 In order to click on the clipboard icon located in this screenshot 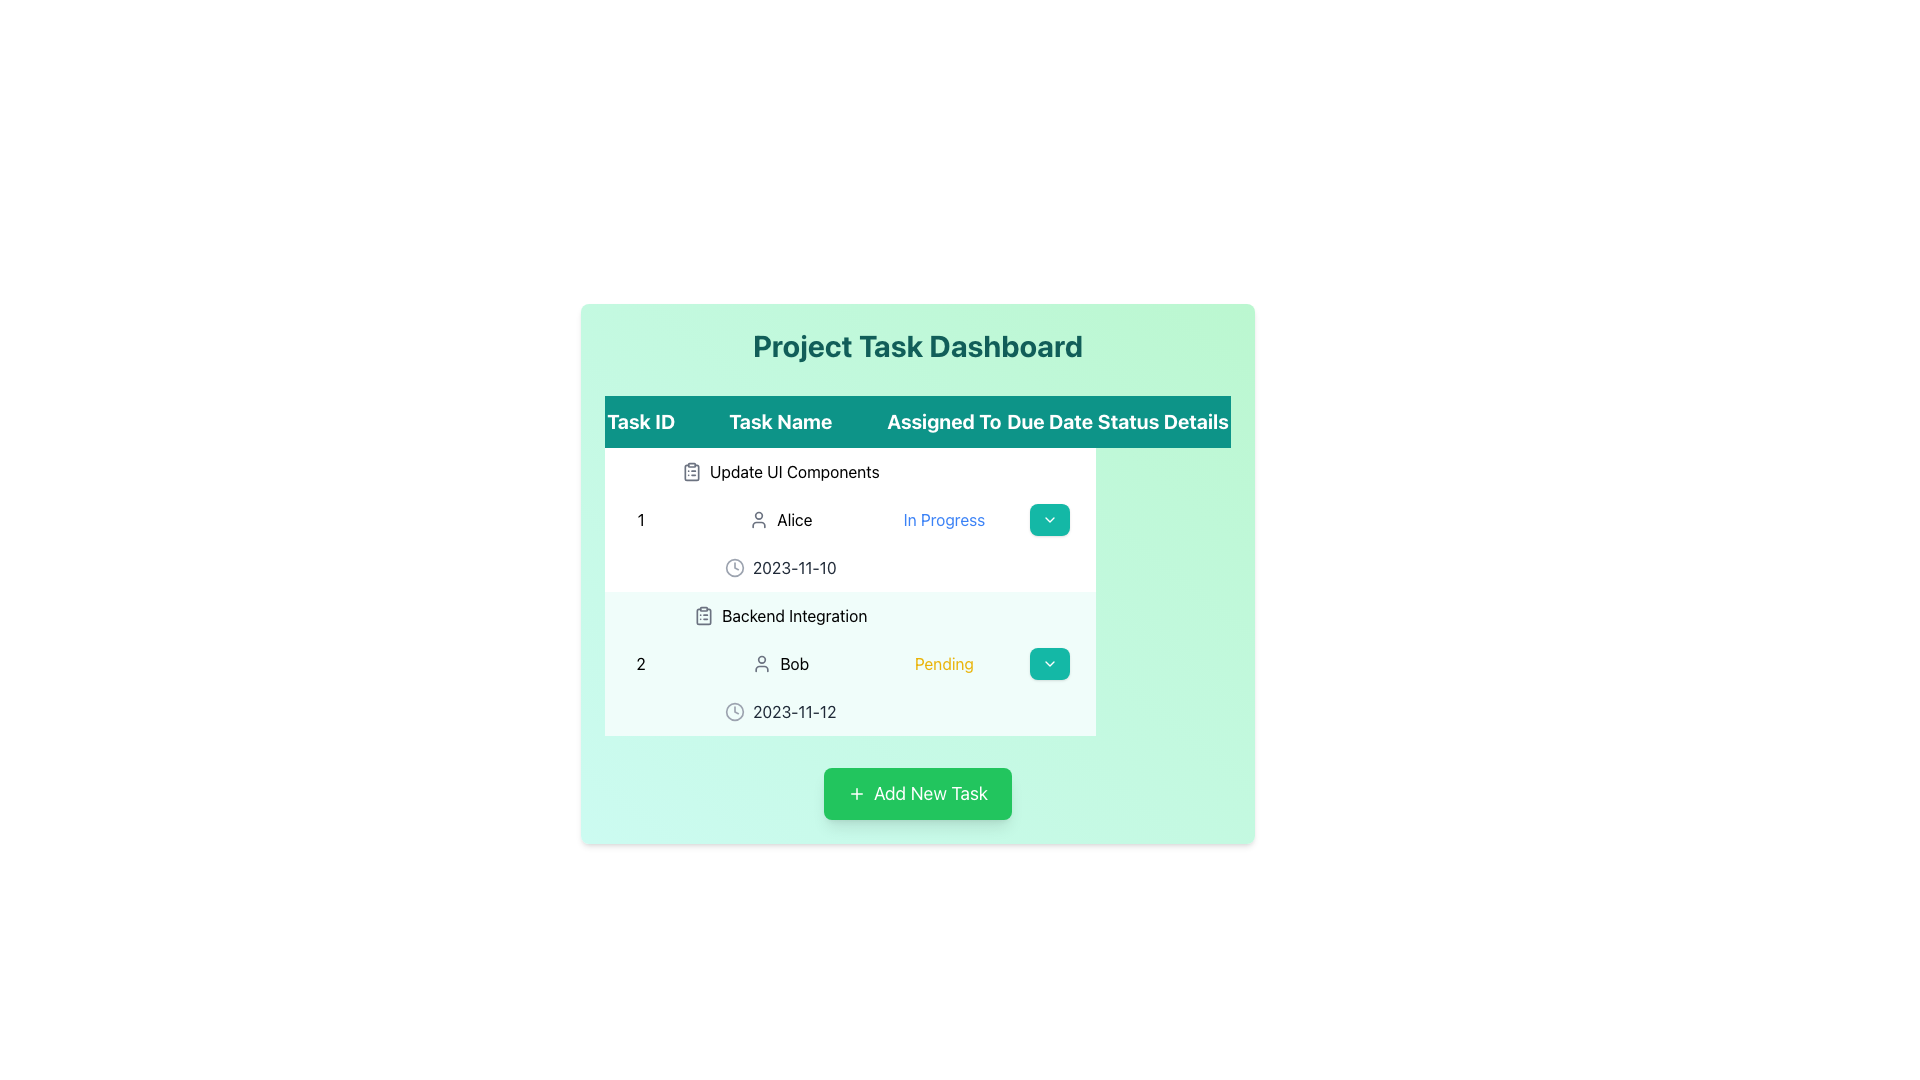, I will do `click(691, 472)`.